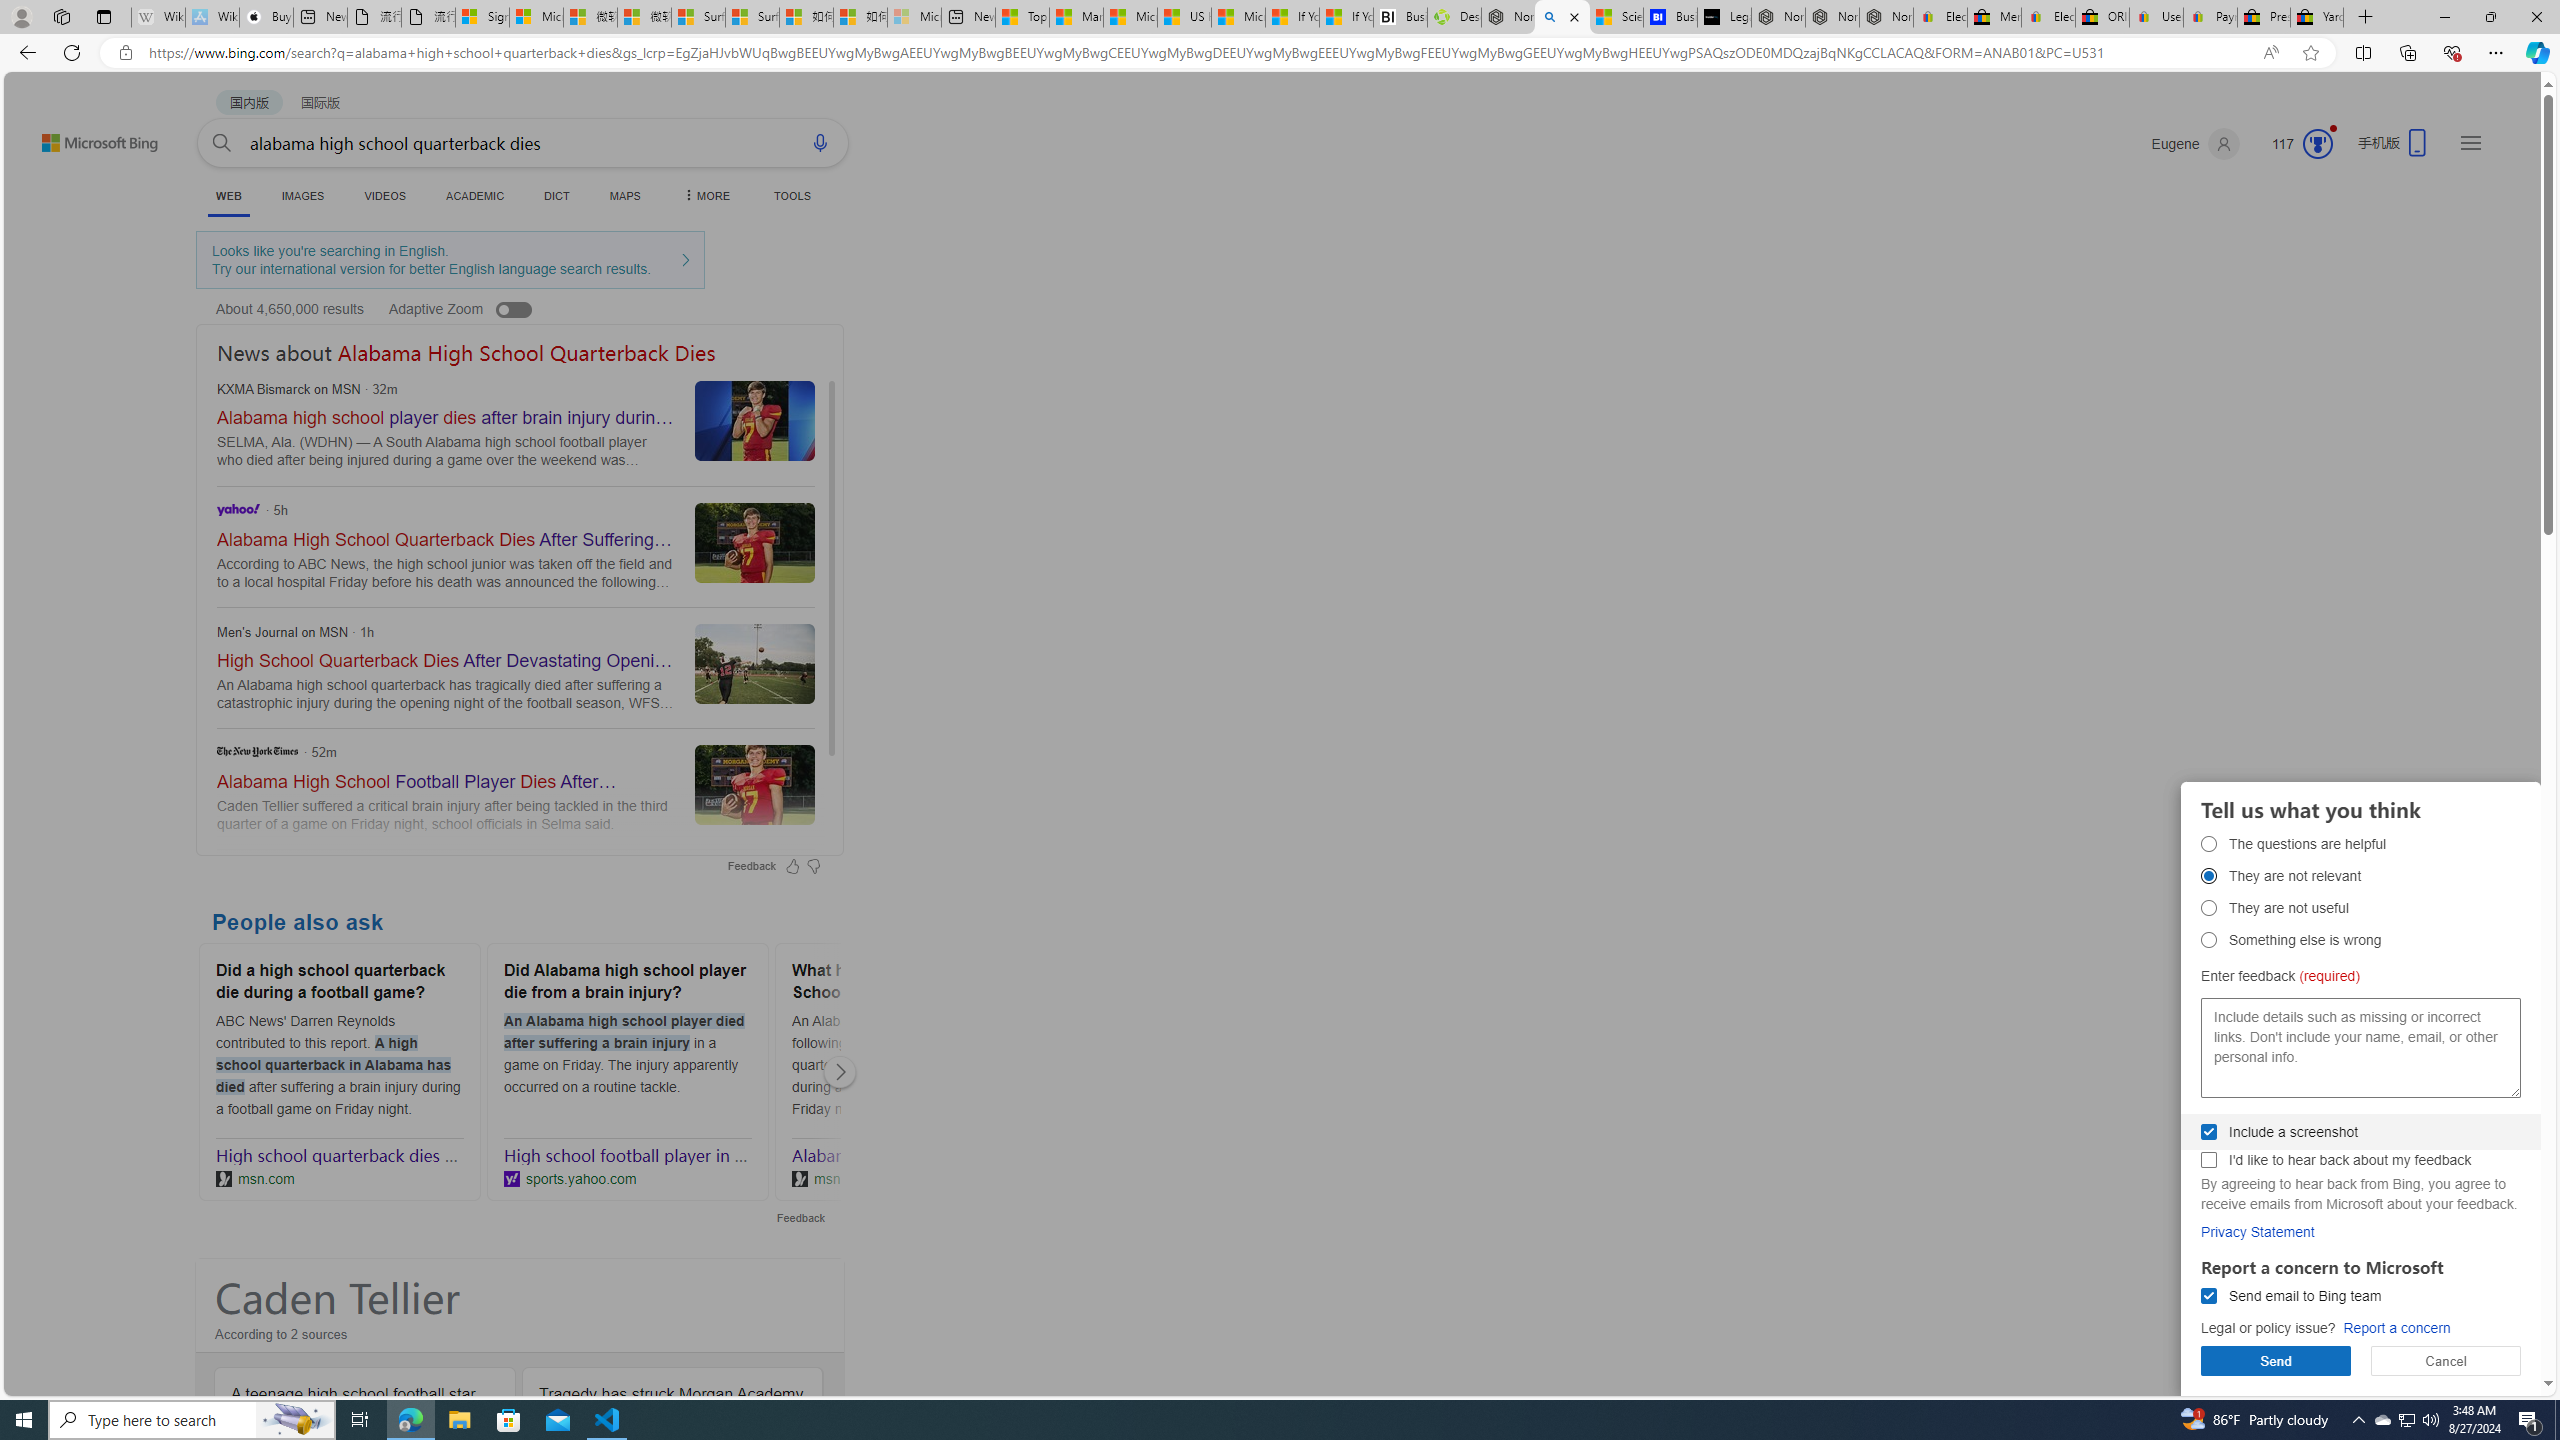 Image resolution: width=2560 pixels, height=1440 pixels. Describe the element at coordinates (1076, 16) in the screenshot. I see `'Marine life - MSN'` at that location.